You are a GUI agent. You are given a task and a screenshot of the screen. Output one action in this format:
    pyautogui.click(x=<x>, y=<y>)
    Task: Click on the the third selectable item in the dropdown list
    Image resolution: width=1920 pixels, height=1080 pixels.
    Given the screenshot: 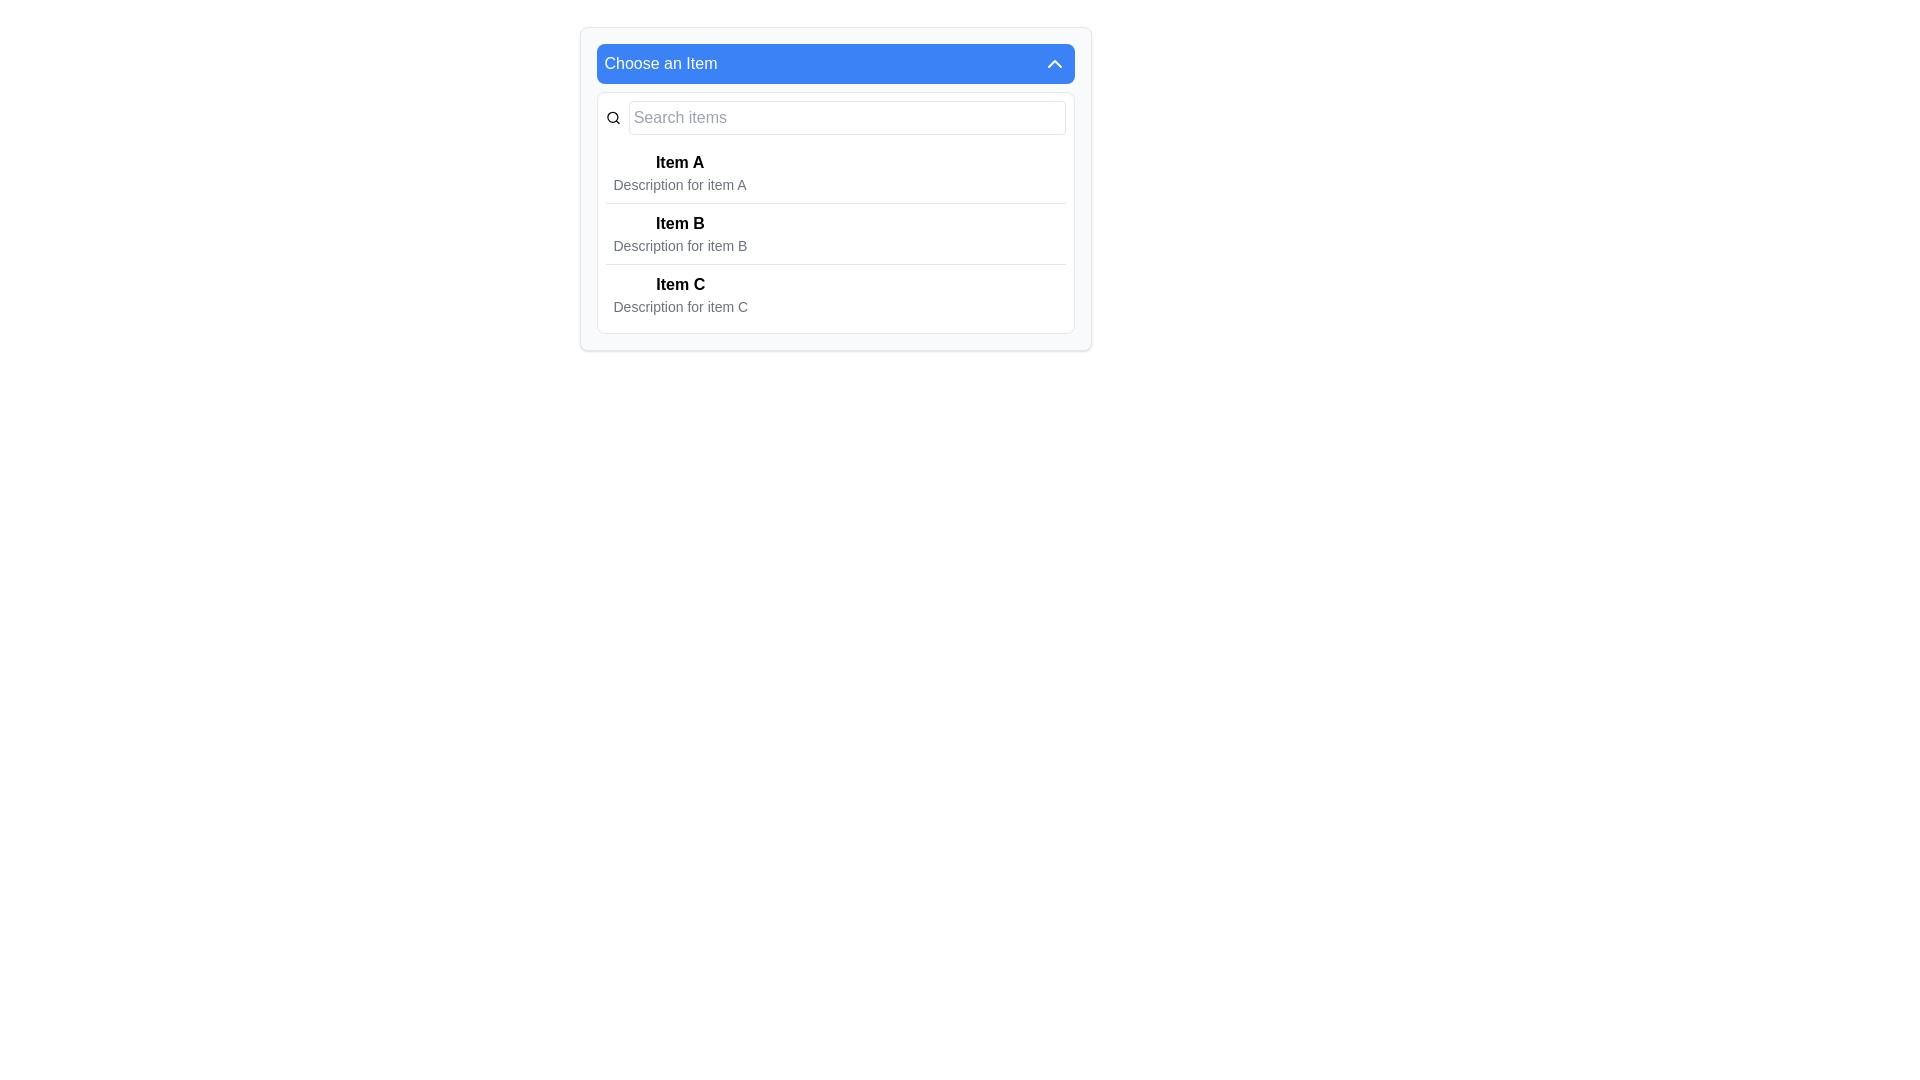 What is the action you would take?
    pyautogui.click(x=835, y=294)
    